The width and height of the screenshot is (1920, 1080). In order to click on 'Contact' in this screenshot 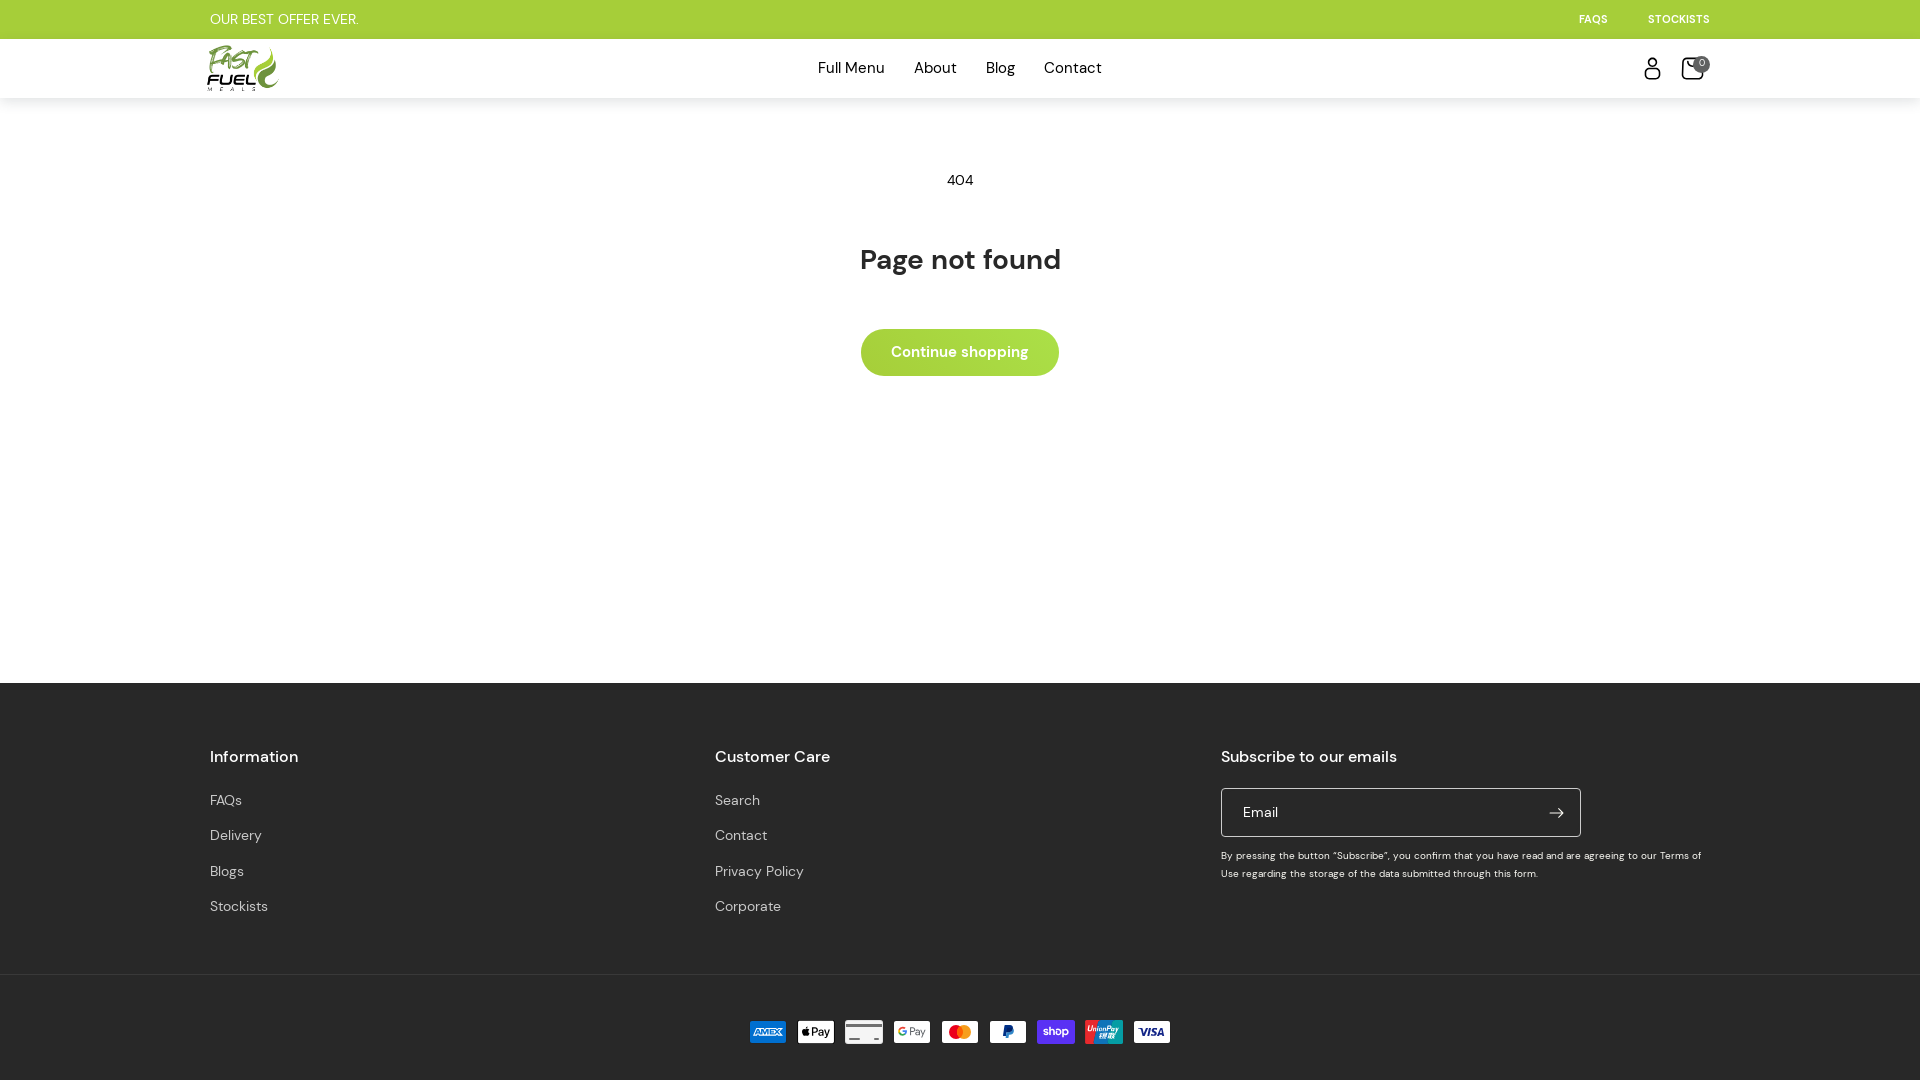, I will do `click(739, 835)`.